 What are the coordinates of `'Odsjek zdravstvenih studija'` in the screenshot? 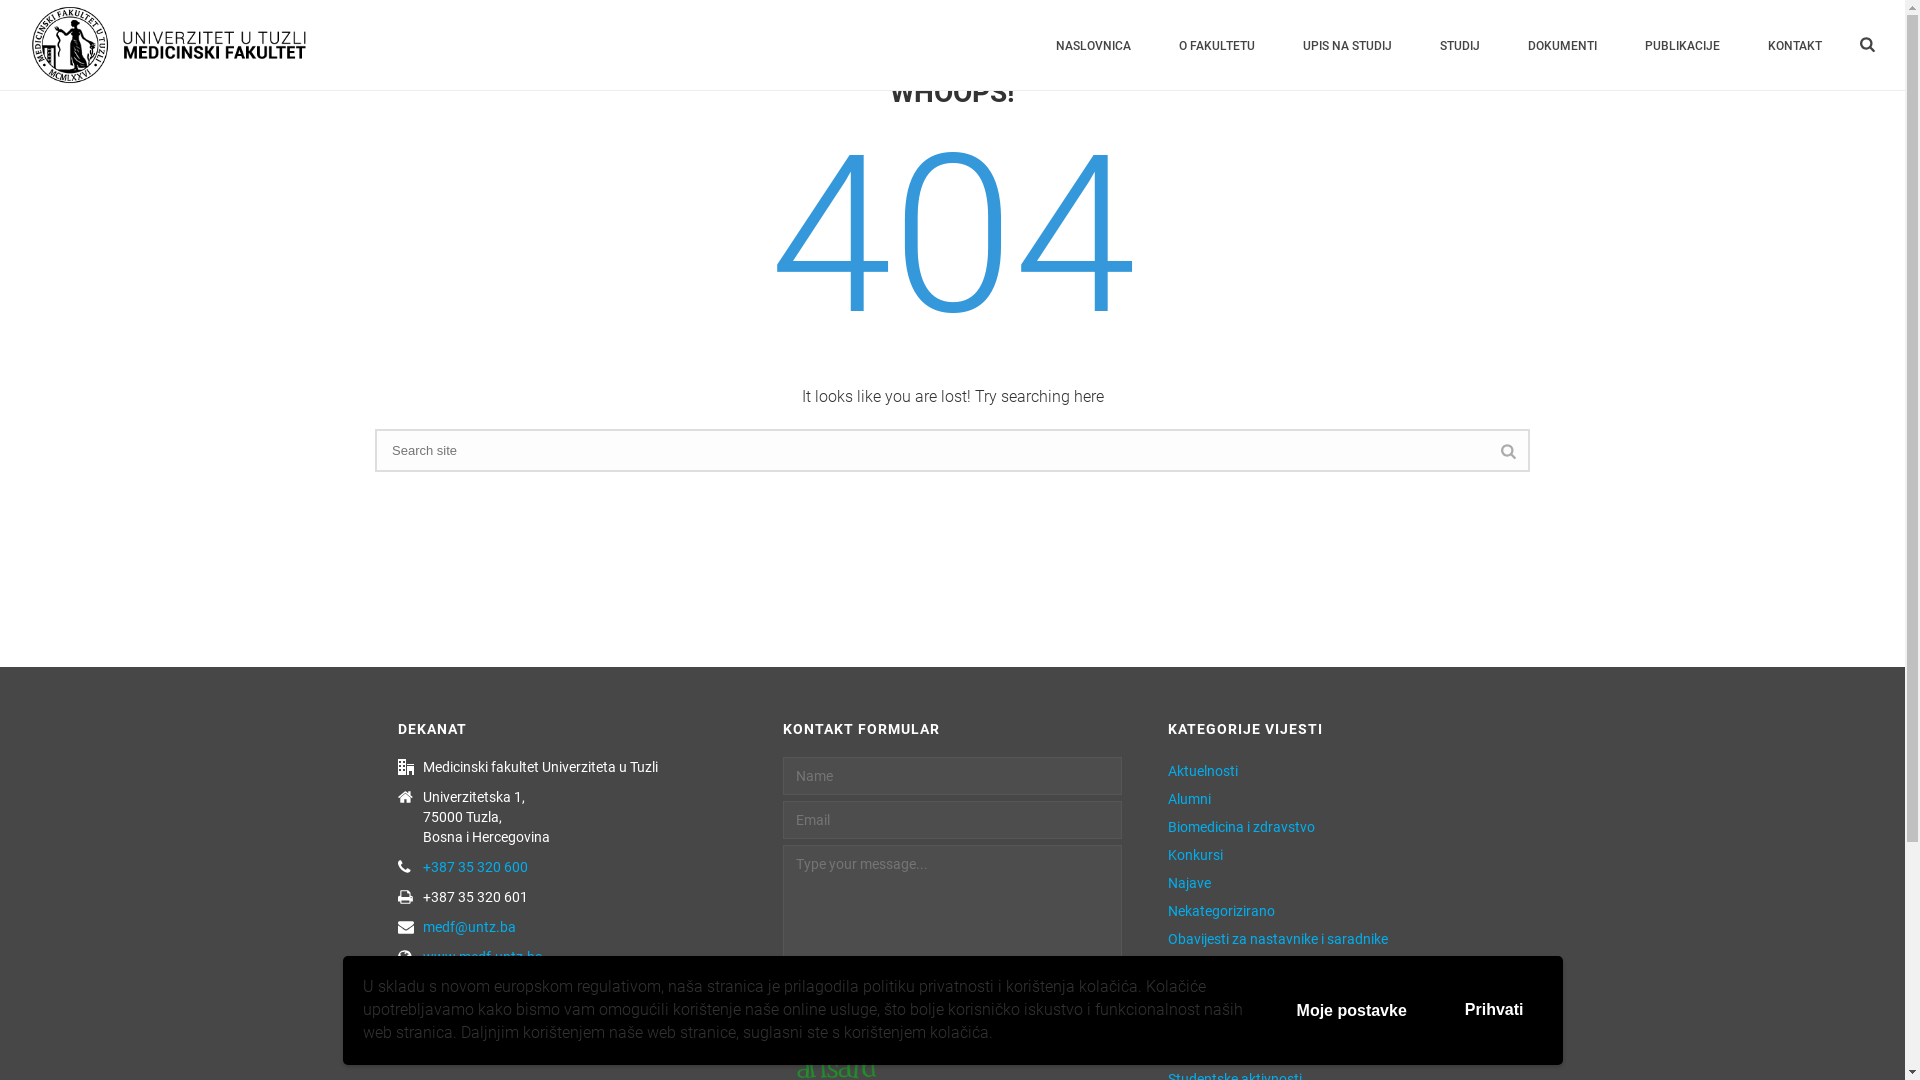 It's located at (1251, 966).